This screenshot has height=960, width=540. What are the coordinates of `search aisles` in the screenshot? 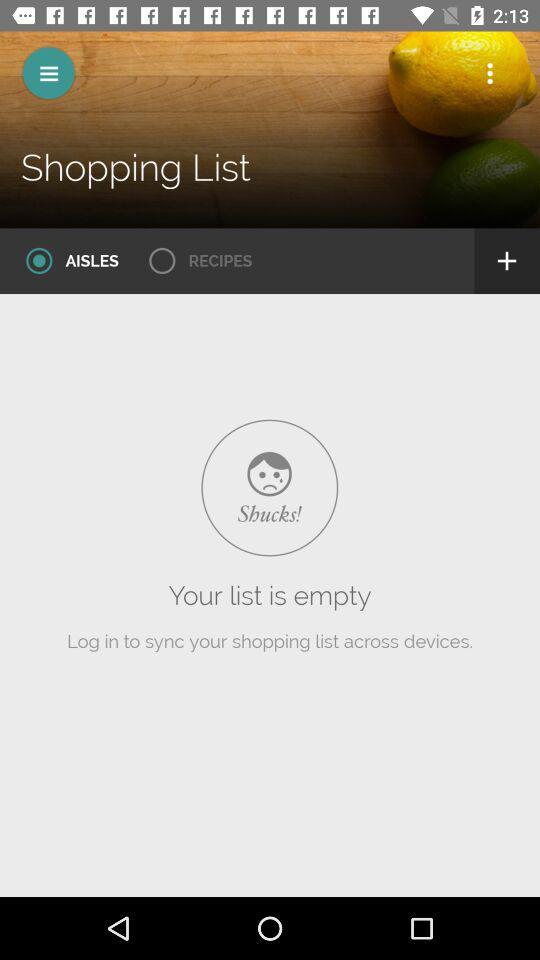 It's located at (65, 260).